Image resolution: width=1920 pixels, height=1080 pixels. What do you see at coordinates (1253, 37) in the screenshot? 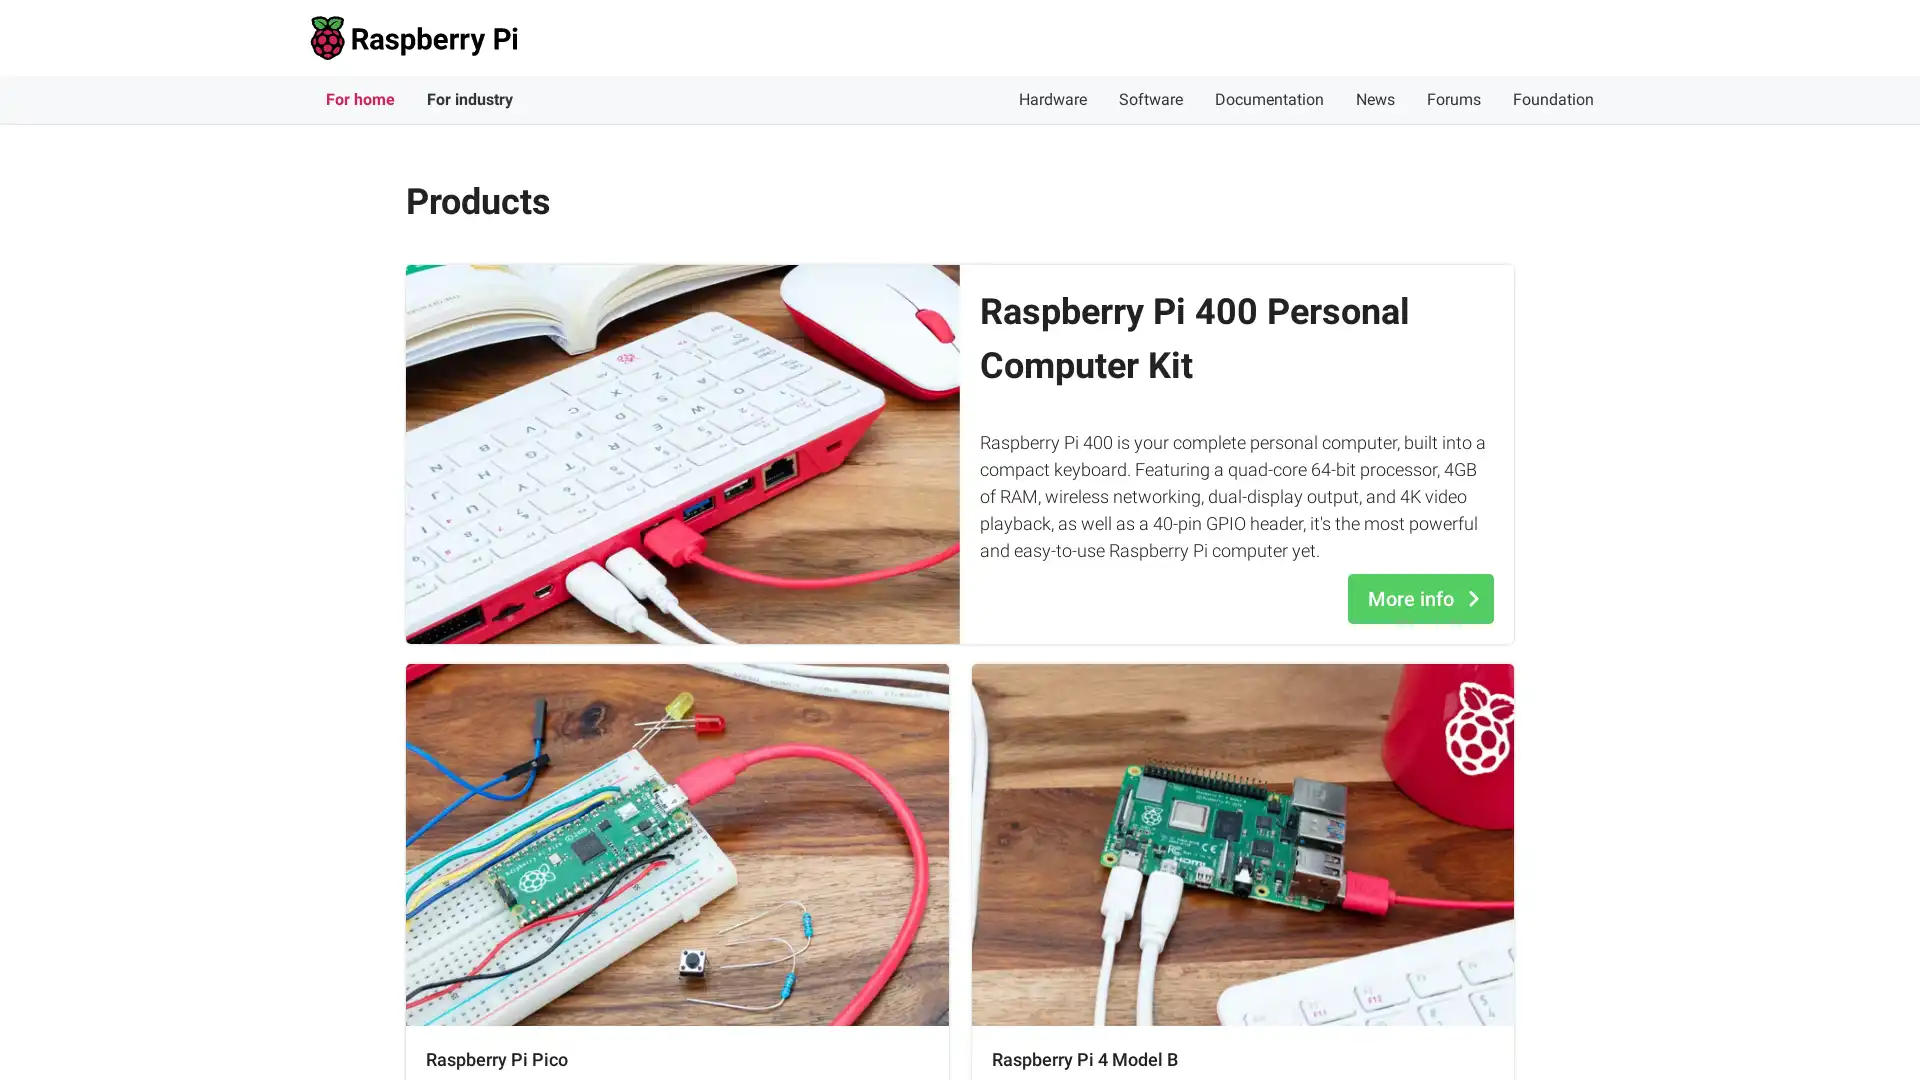
I see `Accept cookies` at bounding box center [1253, 37].